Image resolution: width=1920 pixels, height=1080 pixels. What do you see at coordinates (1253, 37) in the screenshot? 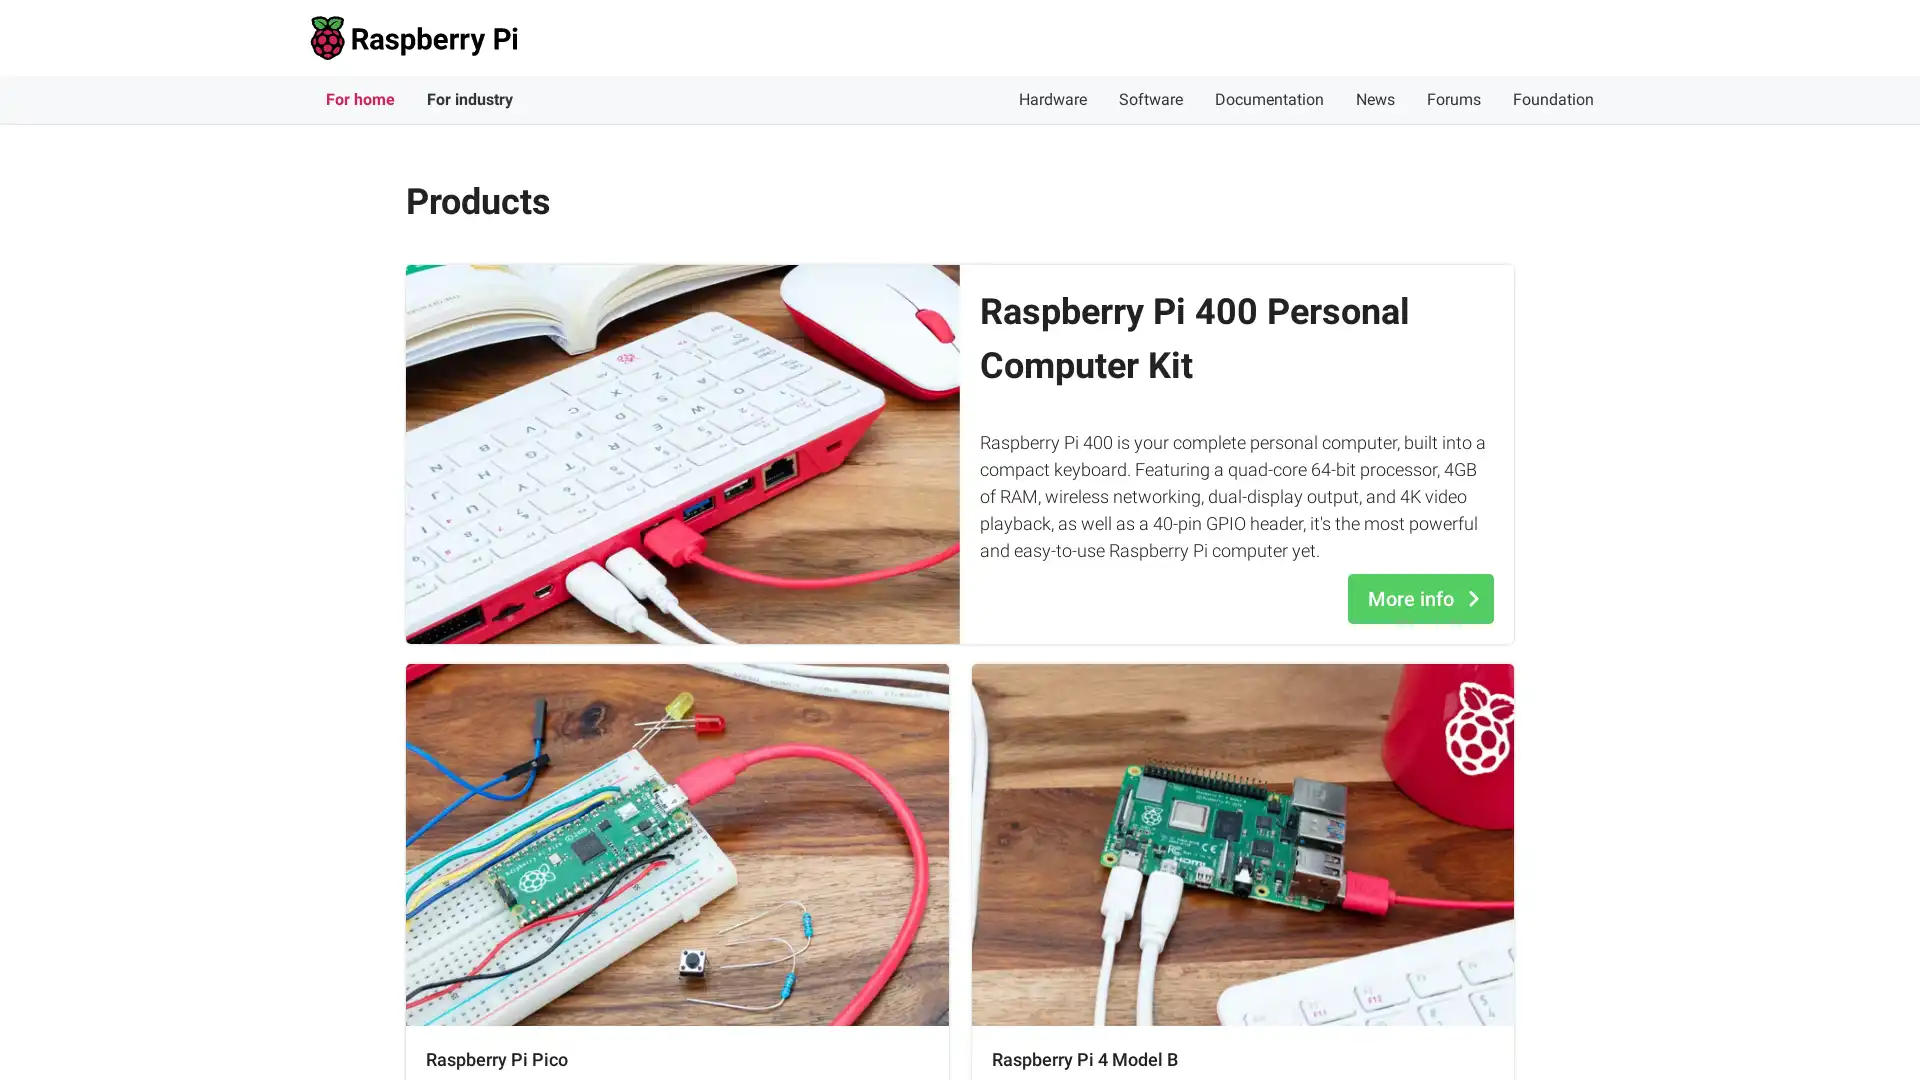
I see `Accept cookies` at bounding box center [1253, 37].